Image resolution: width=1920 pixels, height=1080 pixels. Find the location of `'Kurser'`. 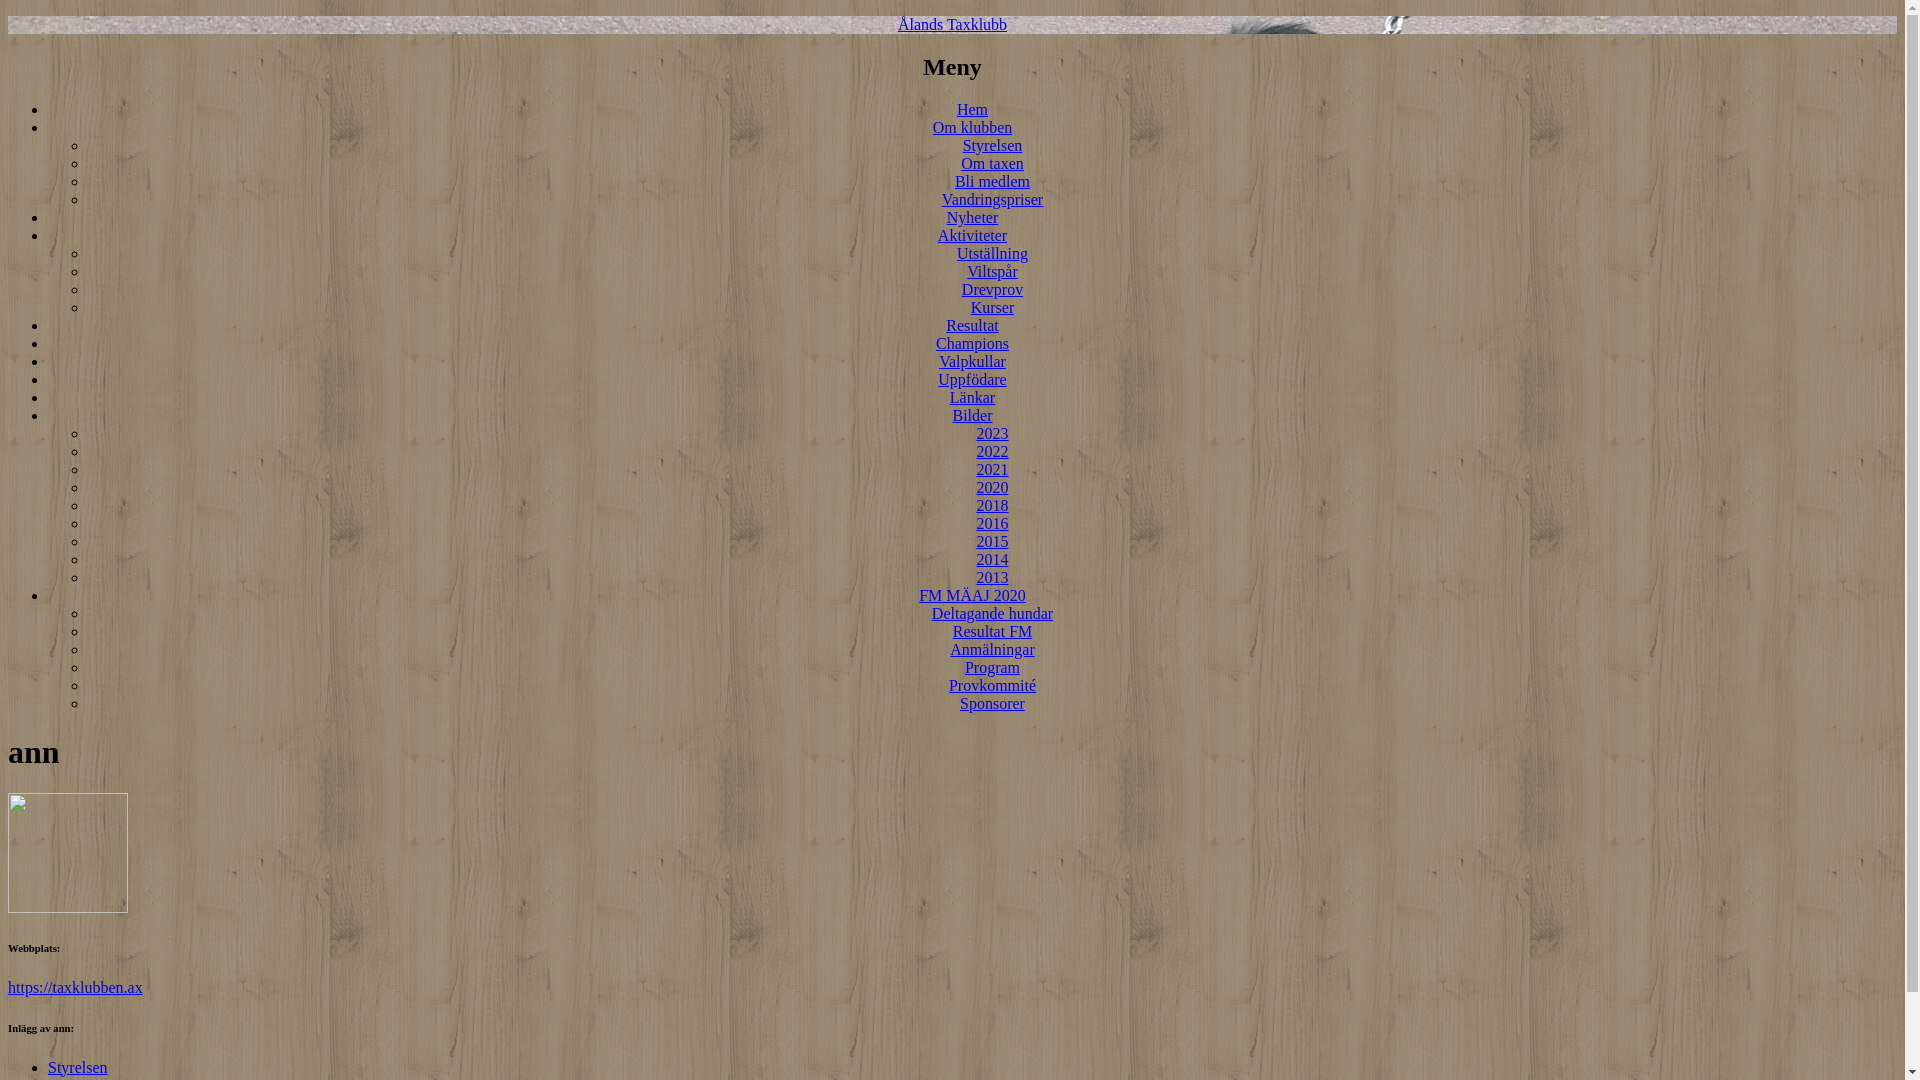

'Kurser' is located at coordinates (970, 307).